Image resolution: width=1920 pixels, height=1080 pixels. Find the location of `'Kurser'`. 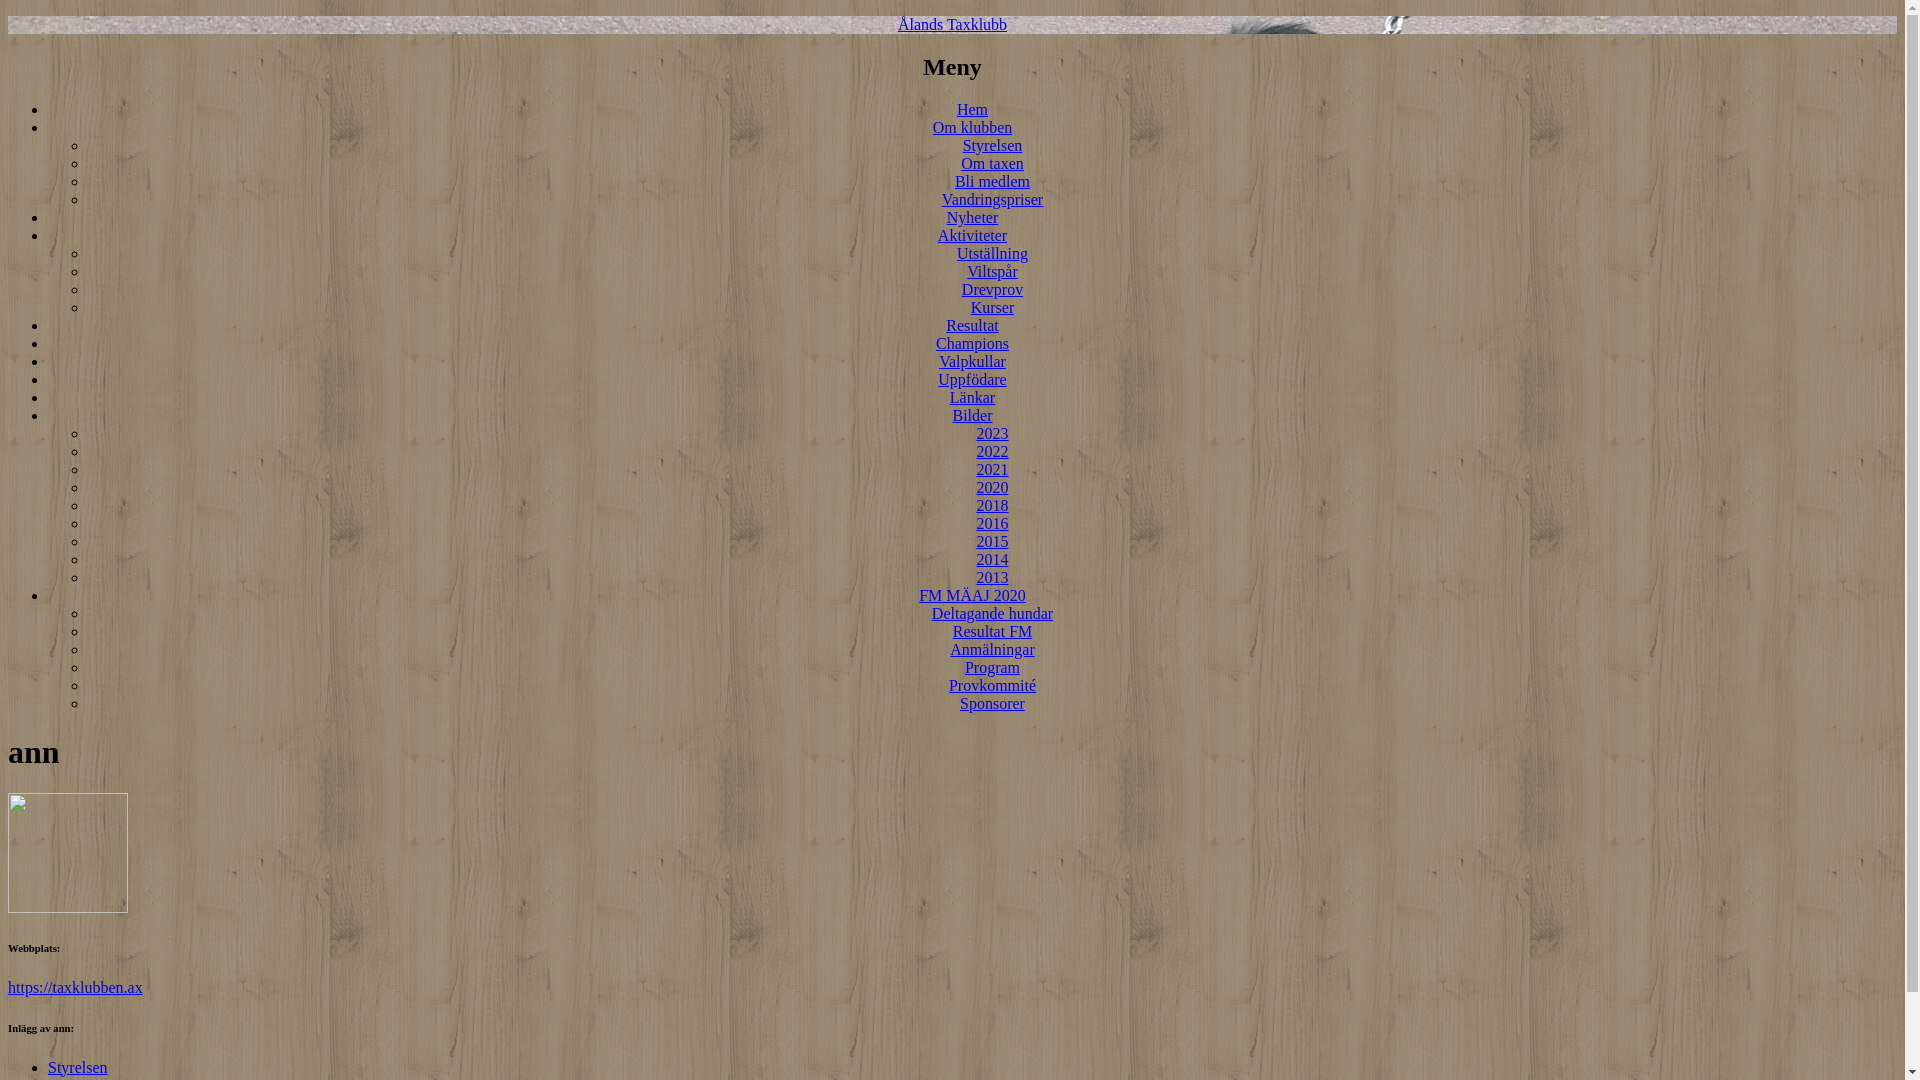

'Kurser' is located at coordinates (970, 307).